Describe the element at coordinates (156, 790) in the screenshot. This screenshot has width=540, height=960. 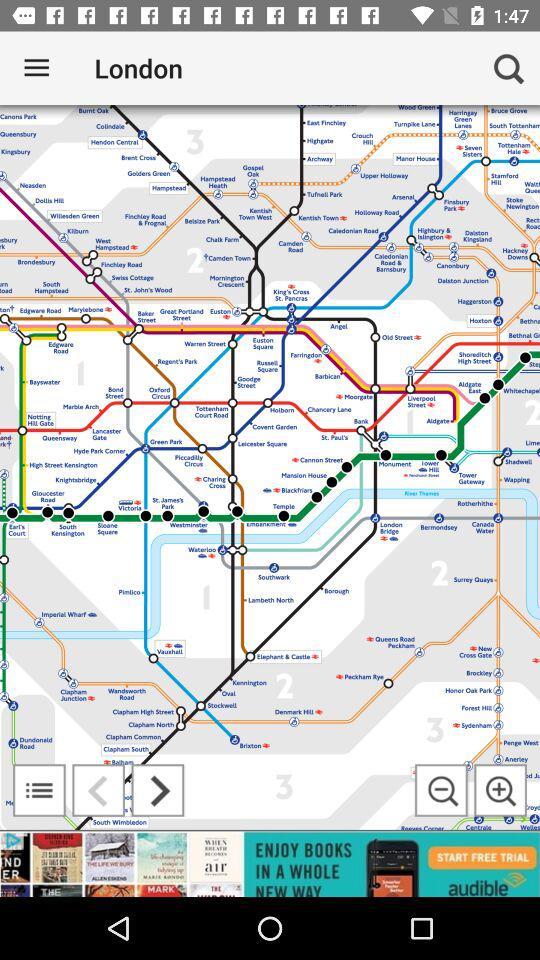
I see `next` at that location.